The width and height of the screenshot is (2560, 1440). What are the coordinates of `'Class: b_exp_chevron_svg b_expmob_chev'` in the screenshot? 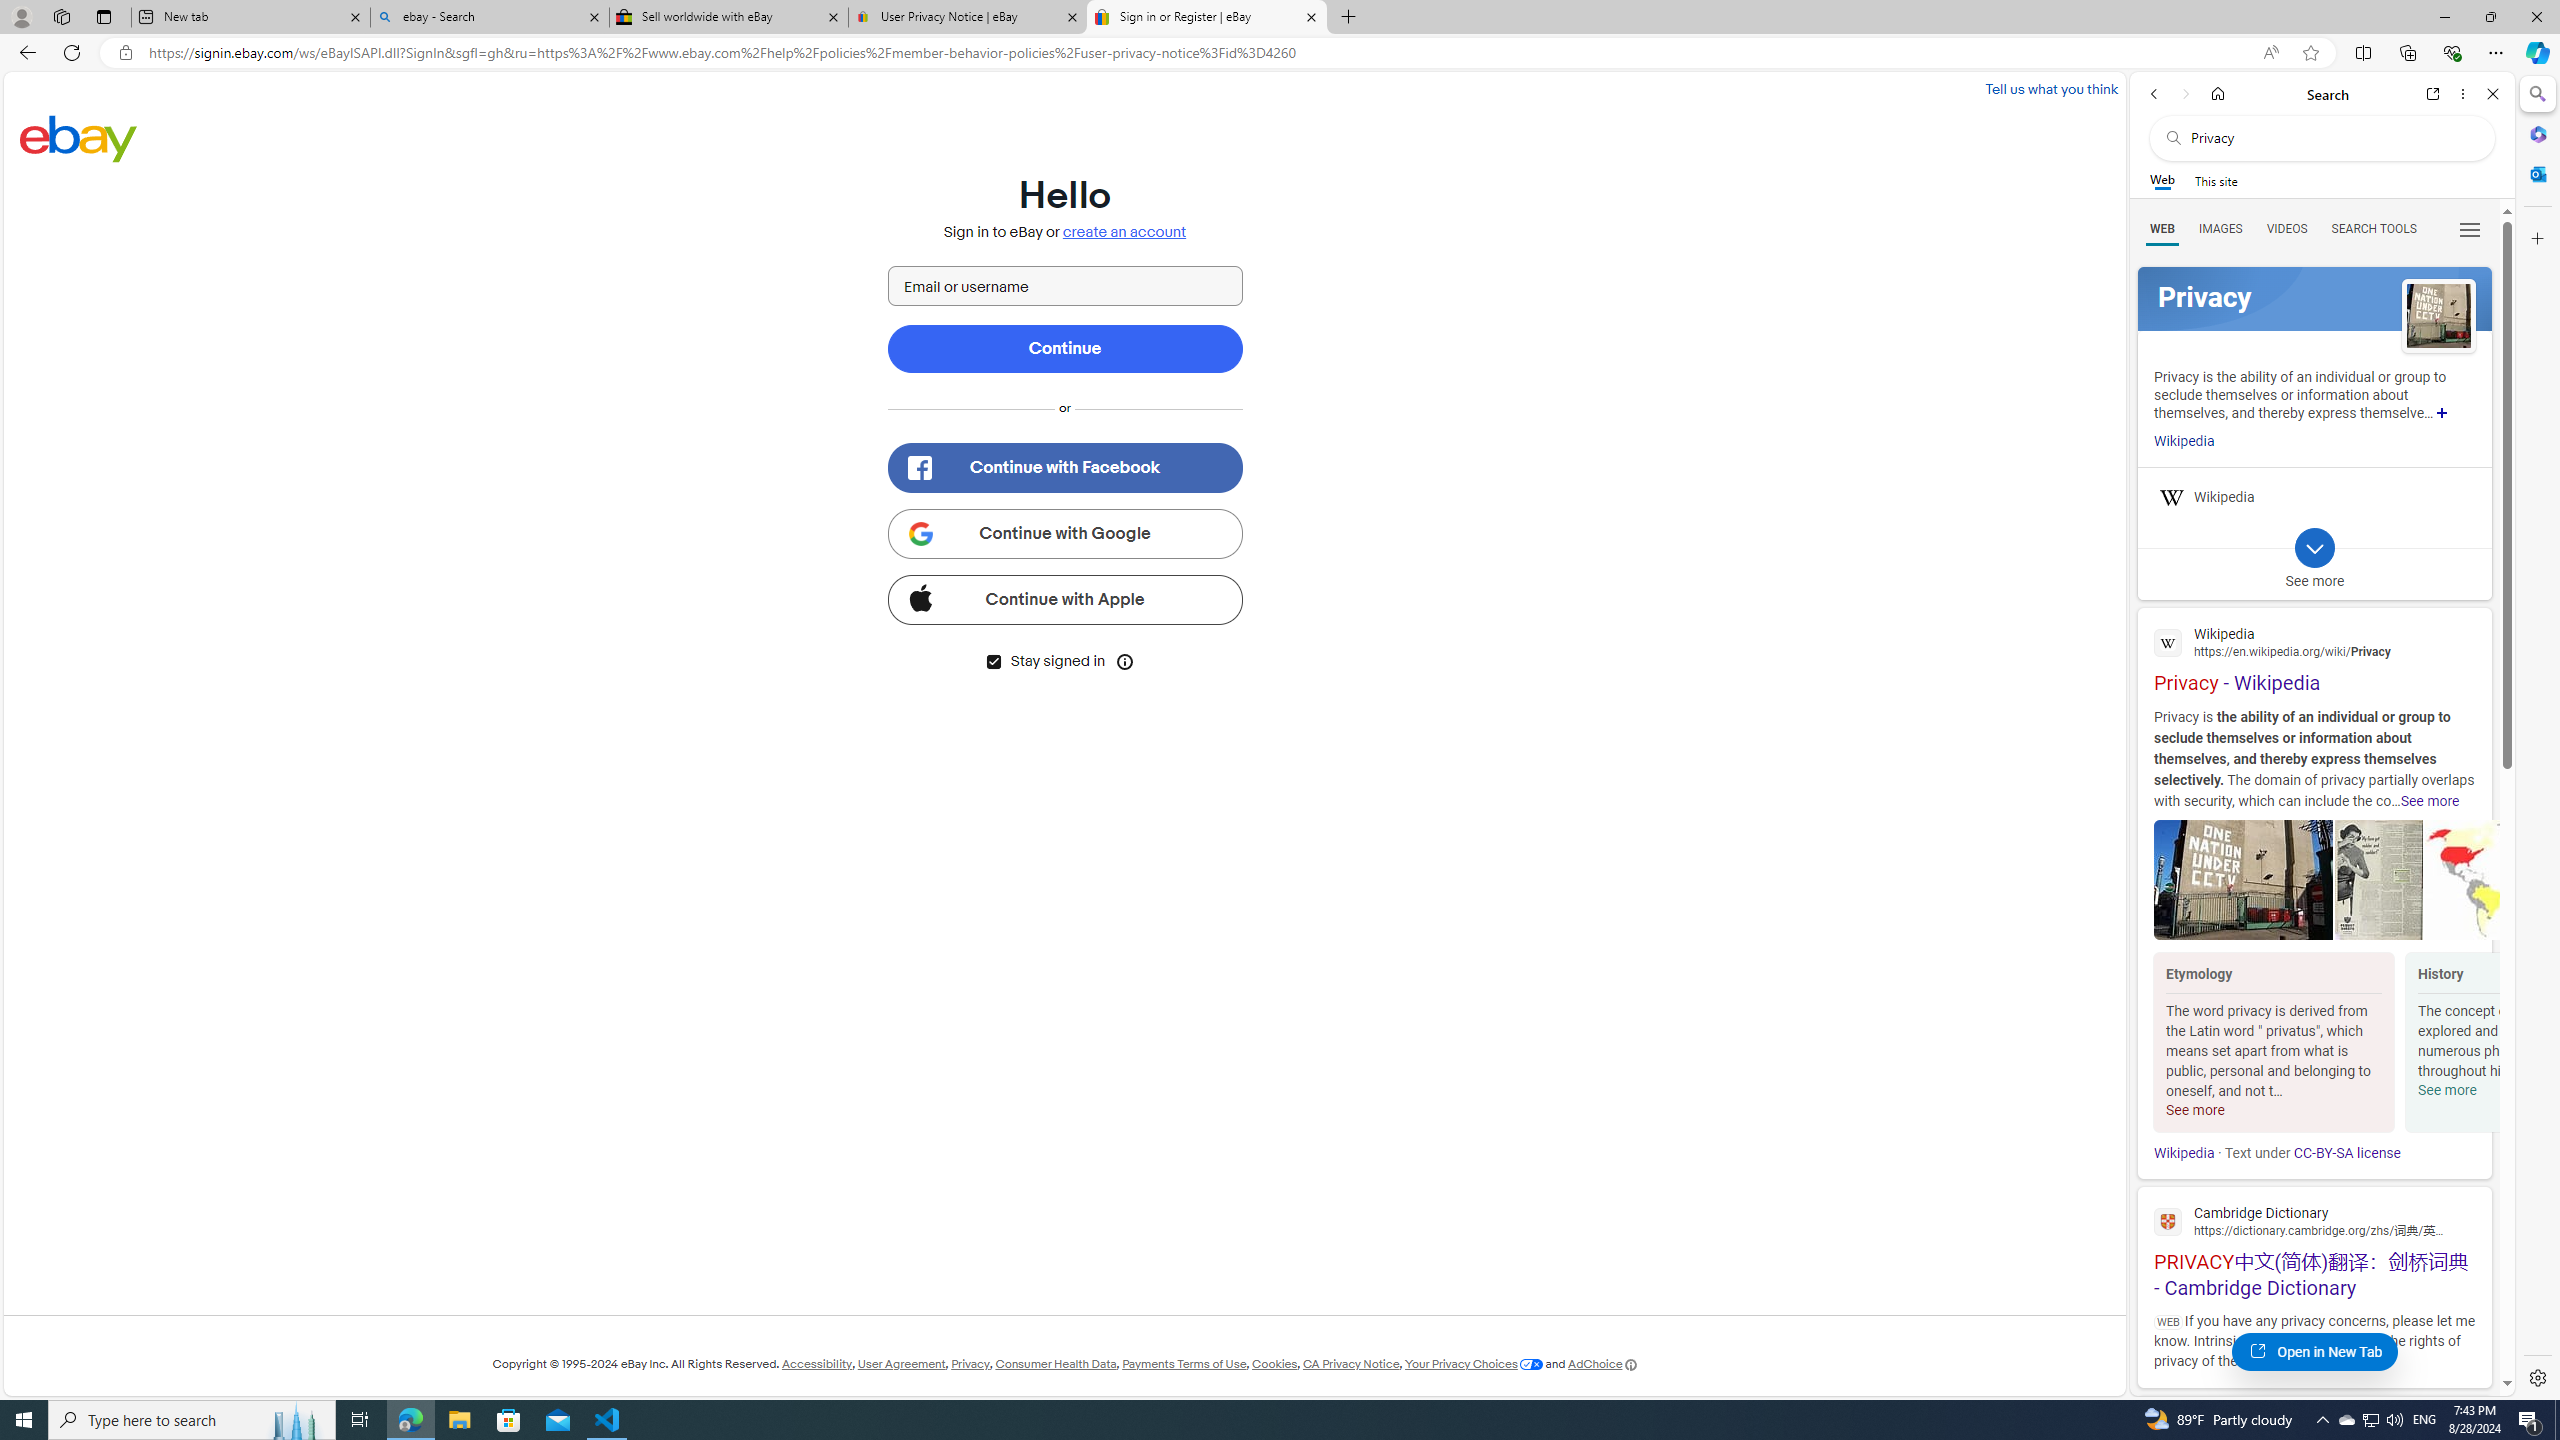 It's located at (2314, 547).